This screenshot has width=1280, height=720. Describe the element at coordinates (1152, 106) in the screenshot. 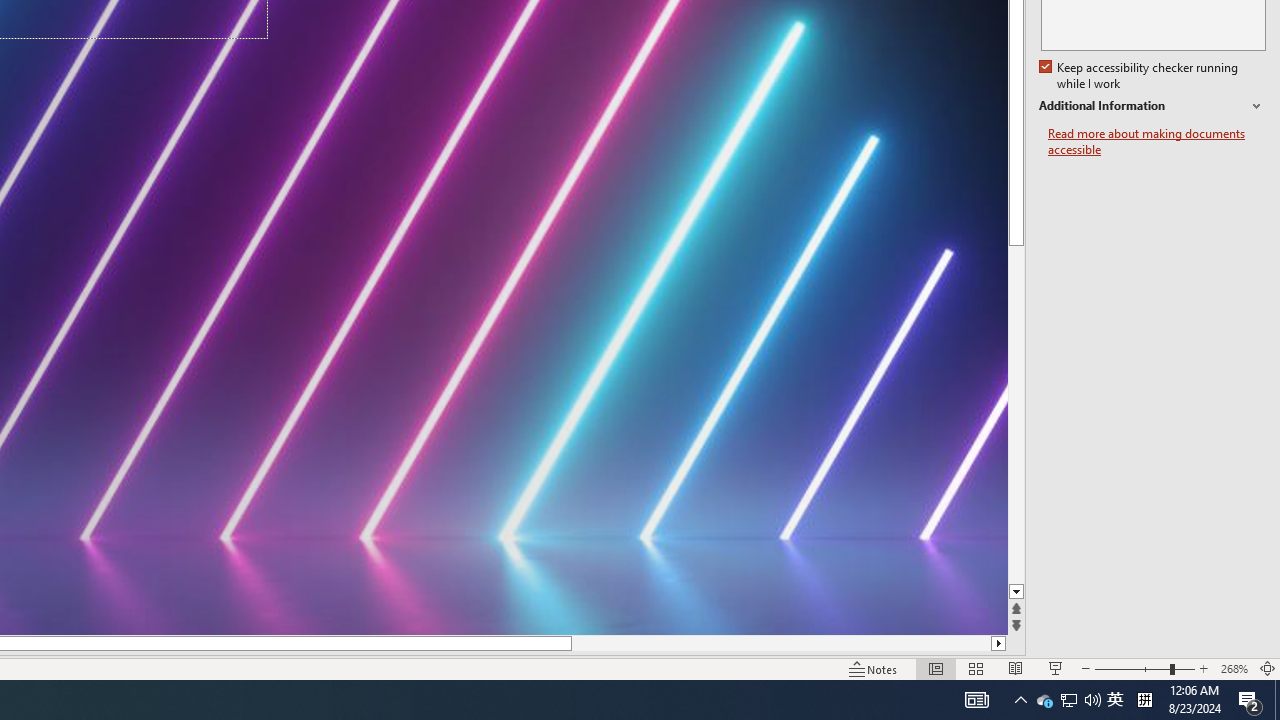

I see `'Additional Information'` at that location.